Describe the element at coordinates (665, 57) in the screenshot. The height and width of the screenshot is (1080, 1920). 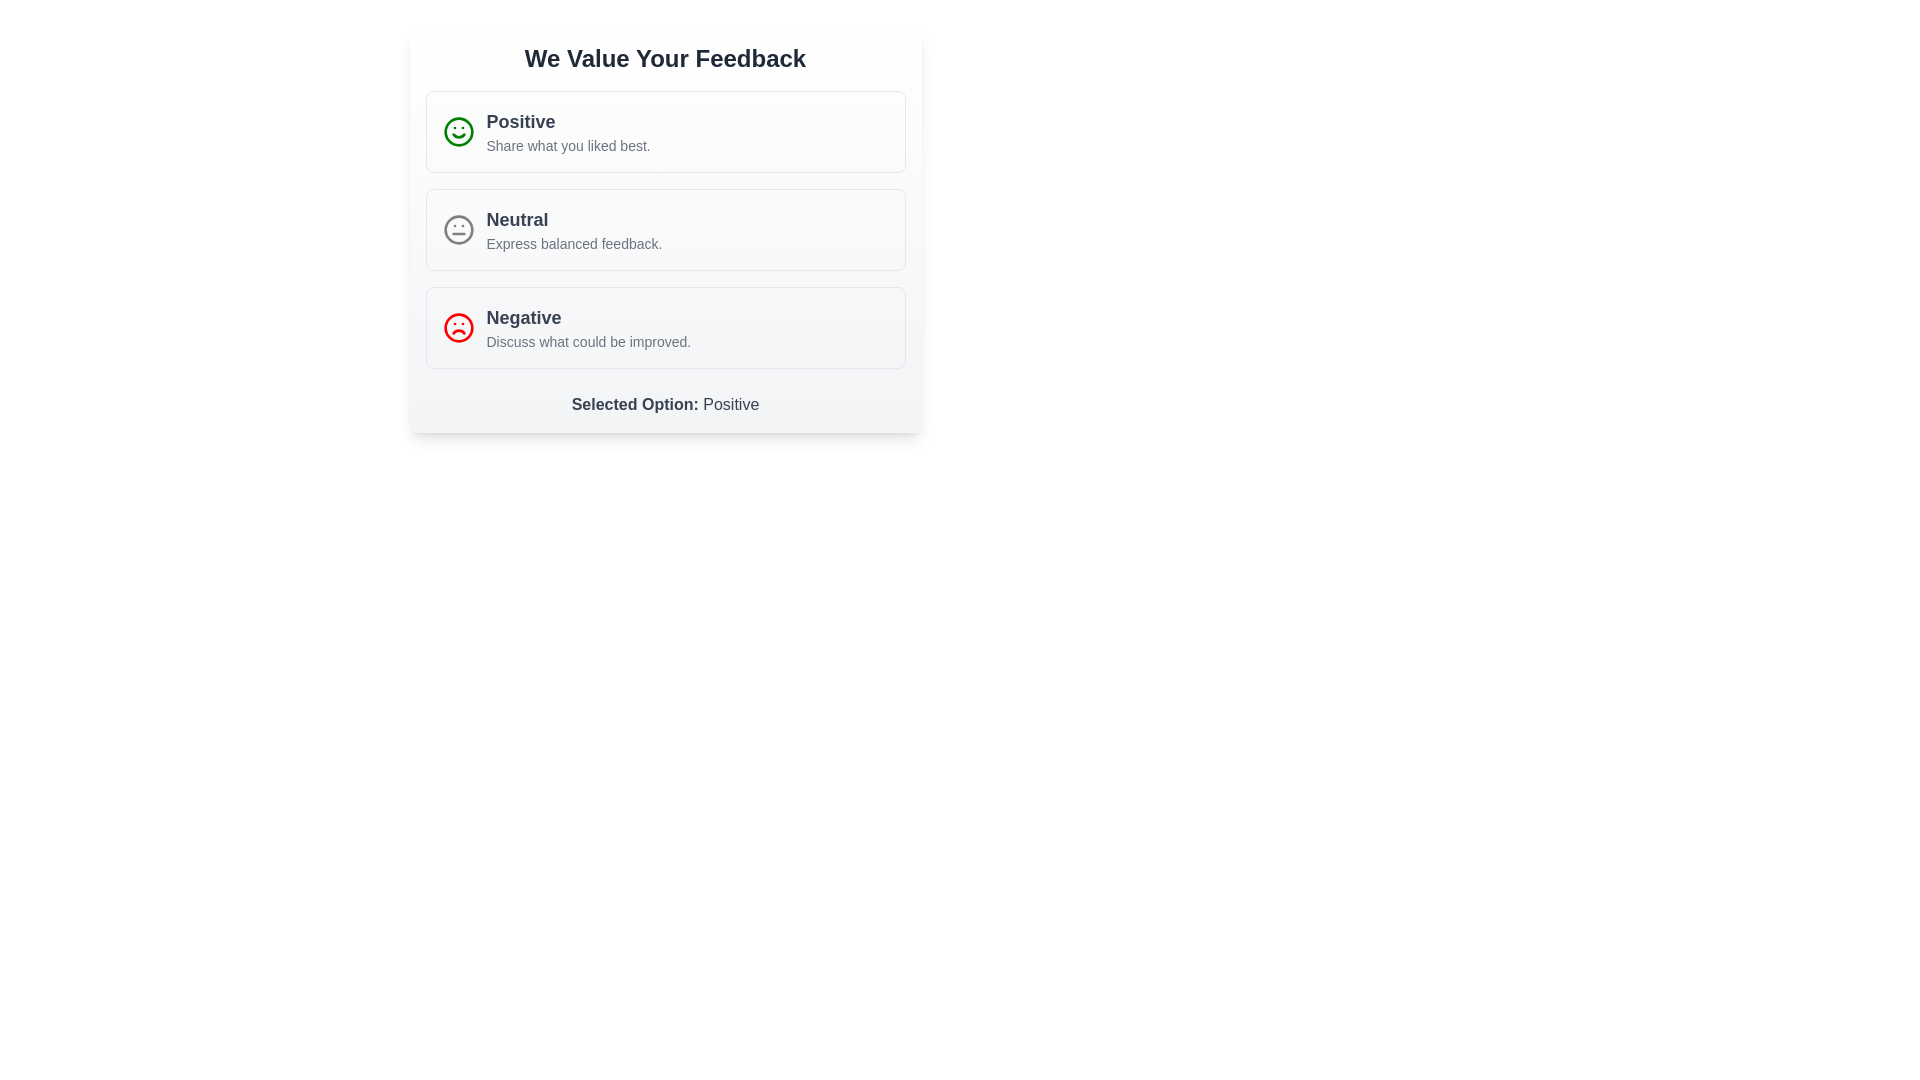
I see `the text label or heading component at the top of the feedback form` at that location.